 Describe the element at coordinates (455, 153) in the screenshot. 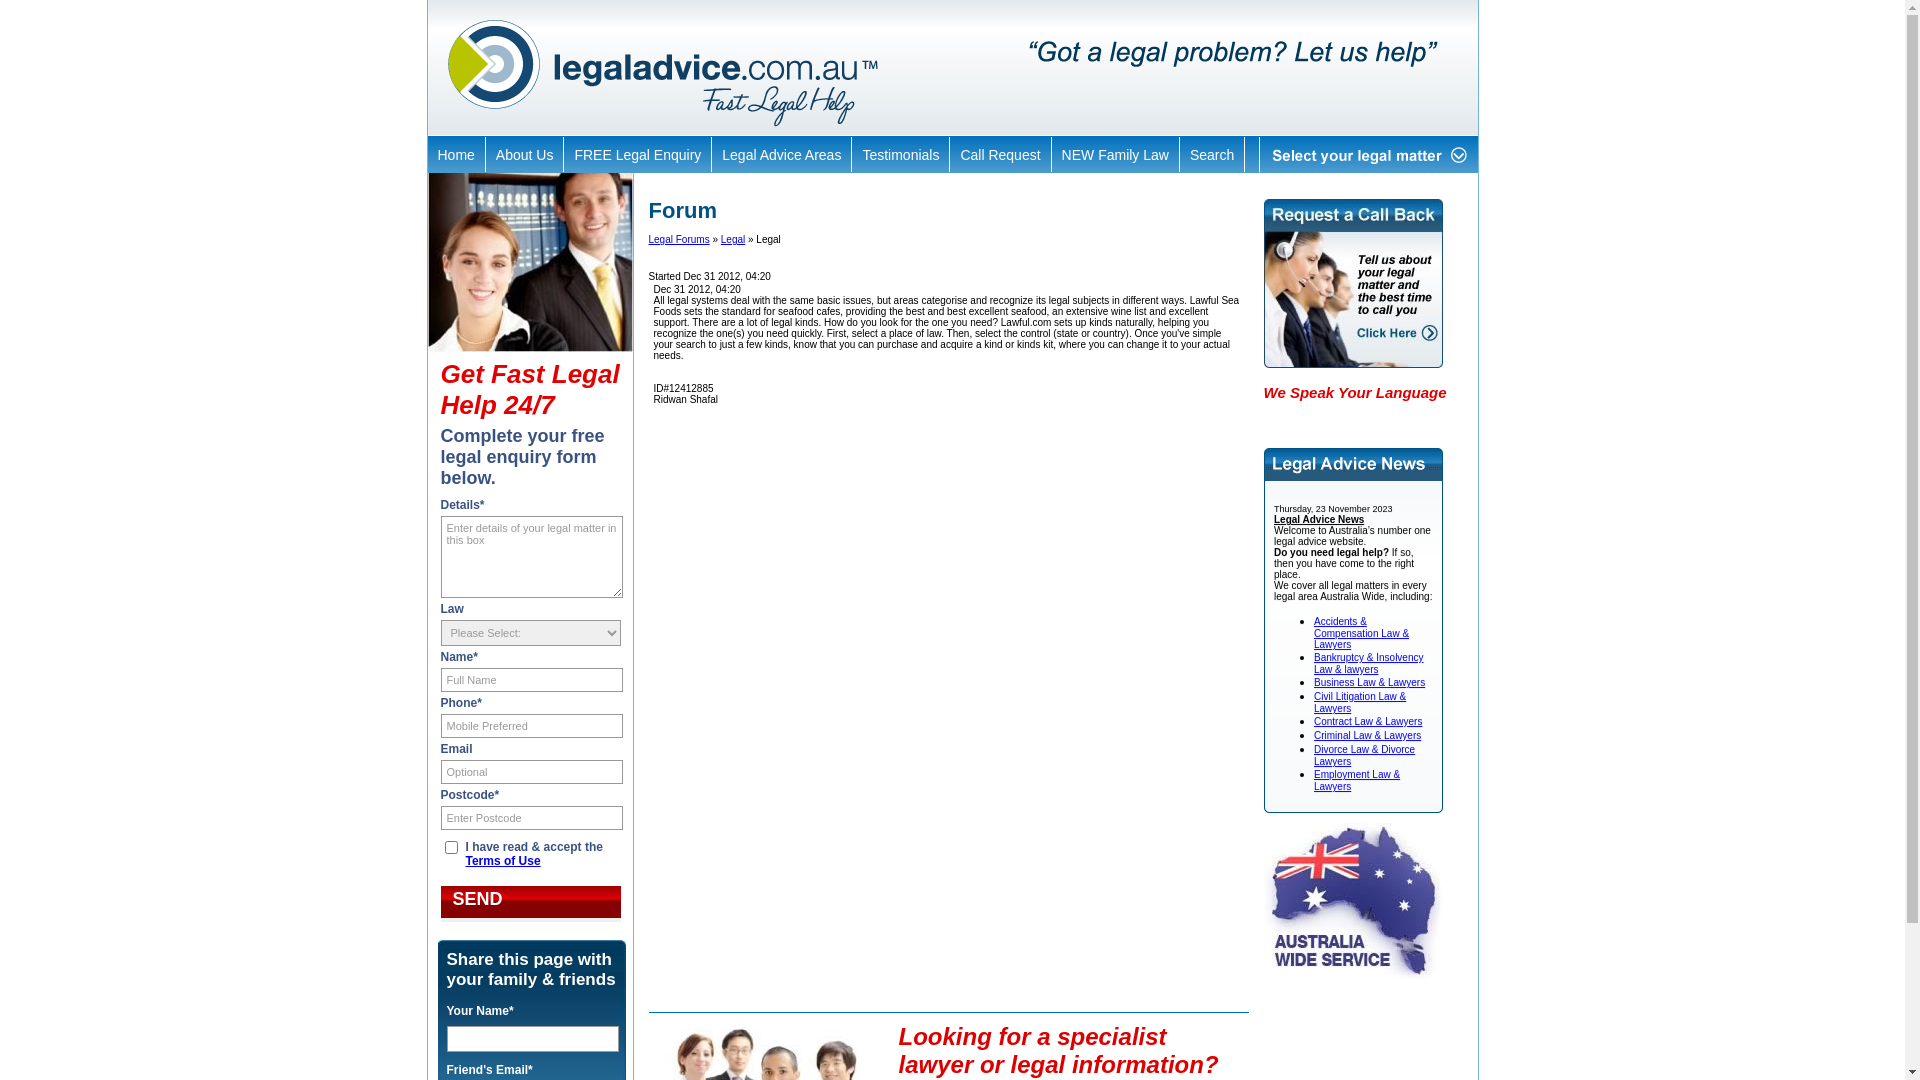

I see `'Home'` at that location.